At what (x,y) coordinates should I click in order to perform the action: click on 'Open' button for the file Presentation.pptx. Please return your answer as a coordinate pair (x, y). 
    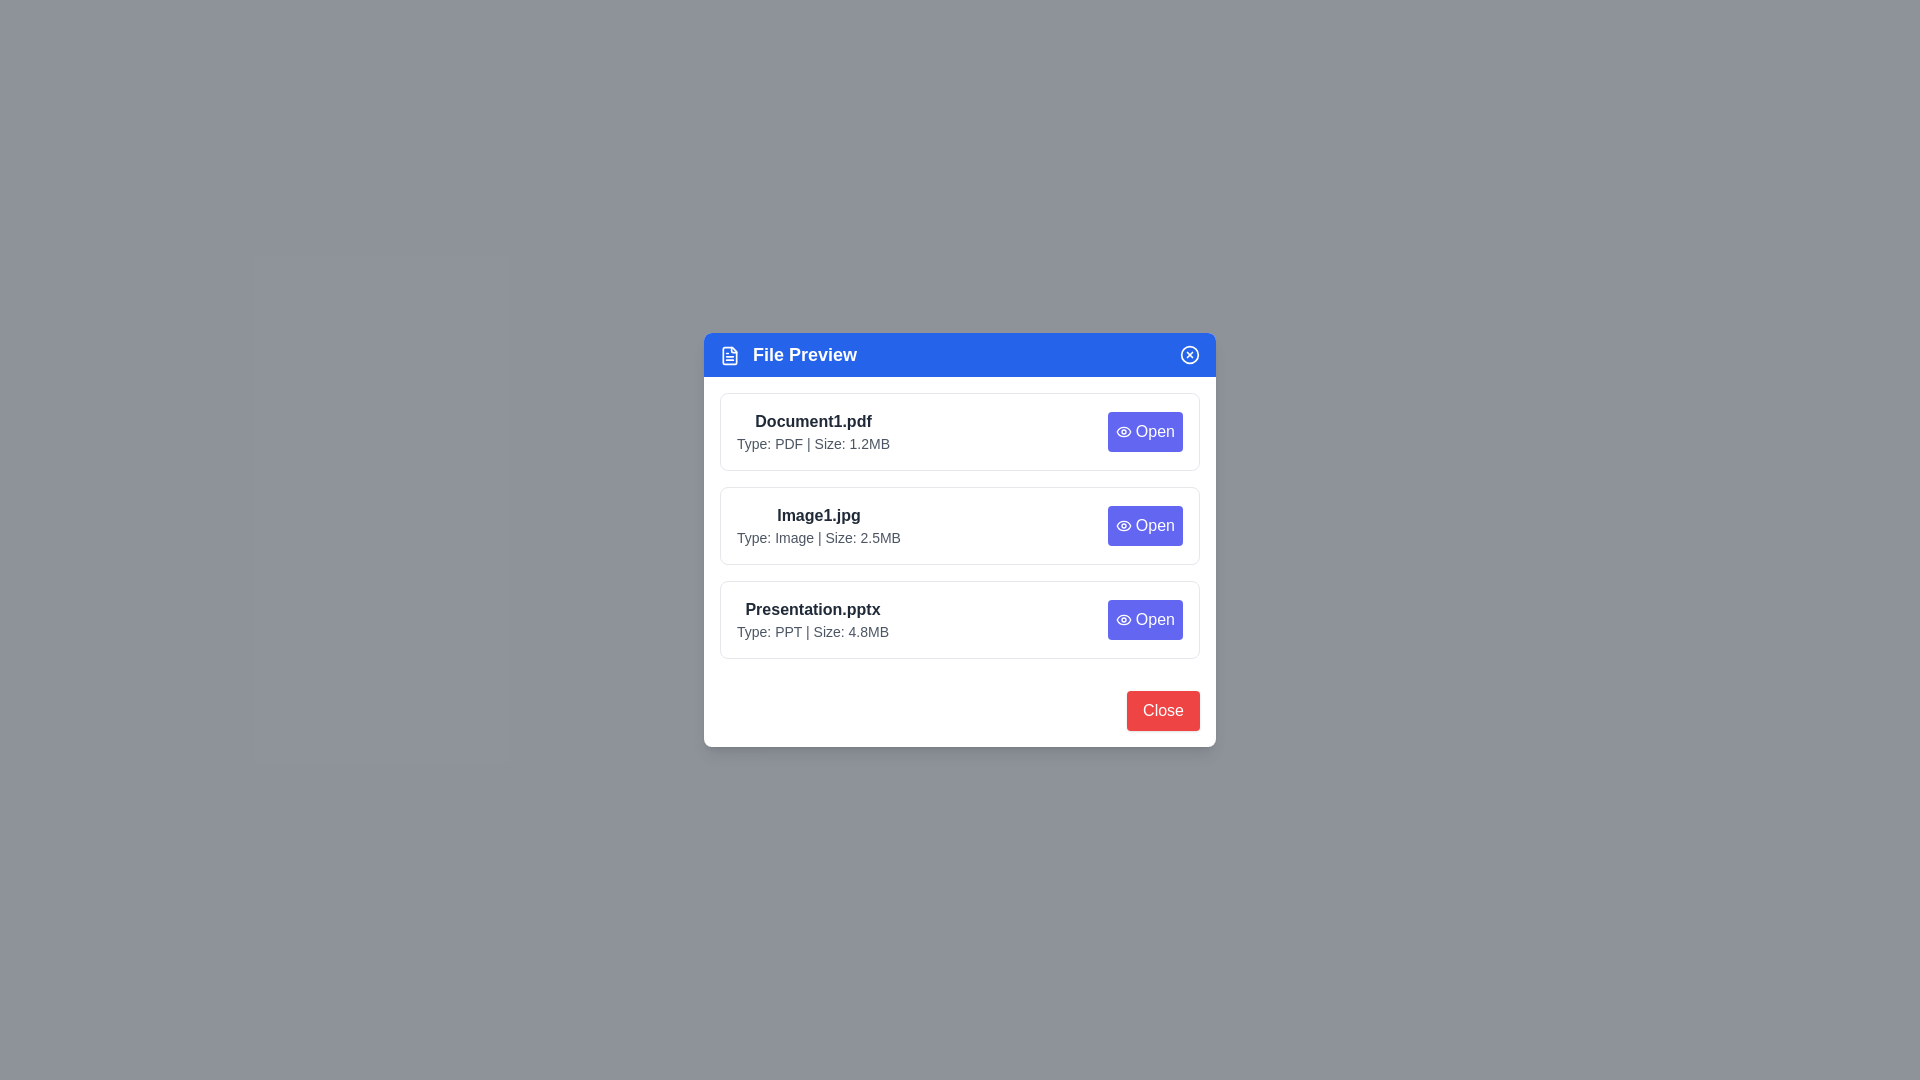
    Looking at the image, I should click on (1145, 619).